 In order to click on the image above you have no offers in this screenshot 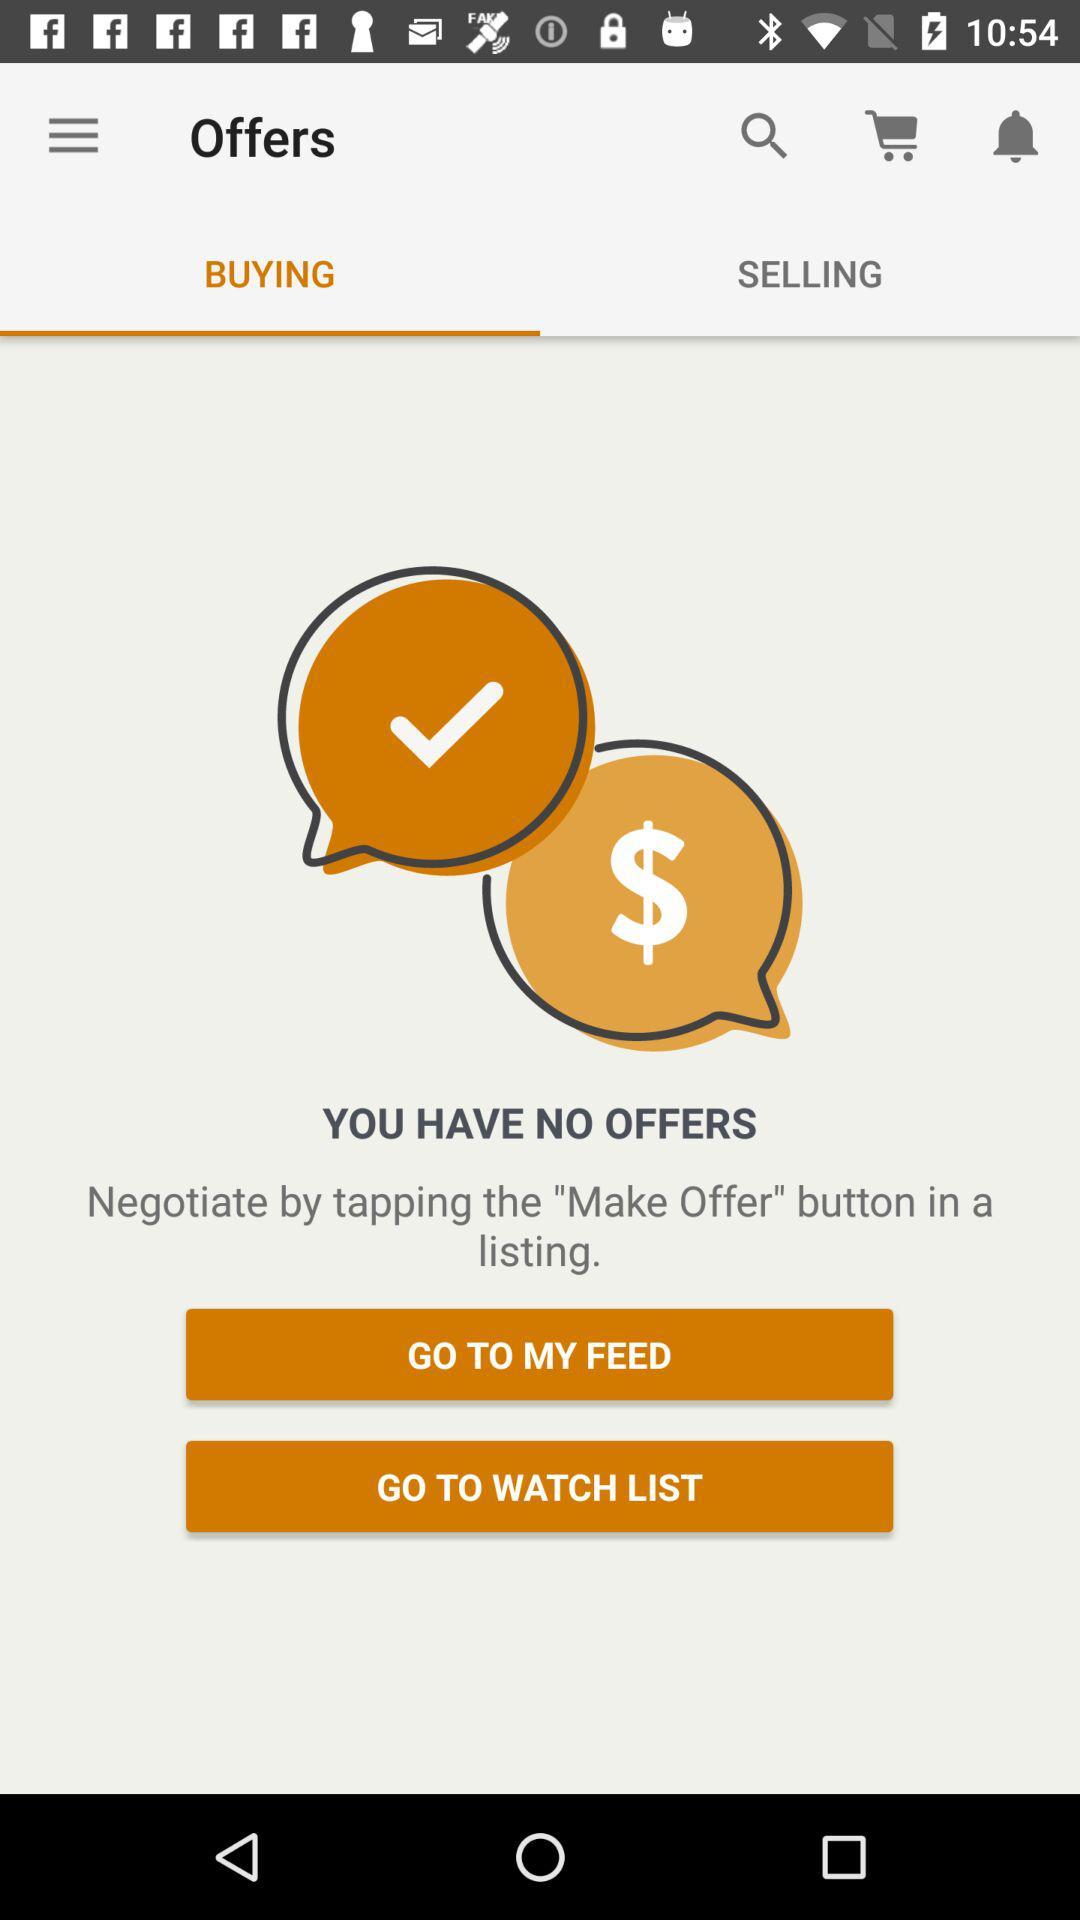, I will do `click(540, 809)`.